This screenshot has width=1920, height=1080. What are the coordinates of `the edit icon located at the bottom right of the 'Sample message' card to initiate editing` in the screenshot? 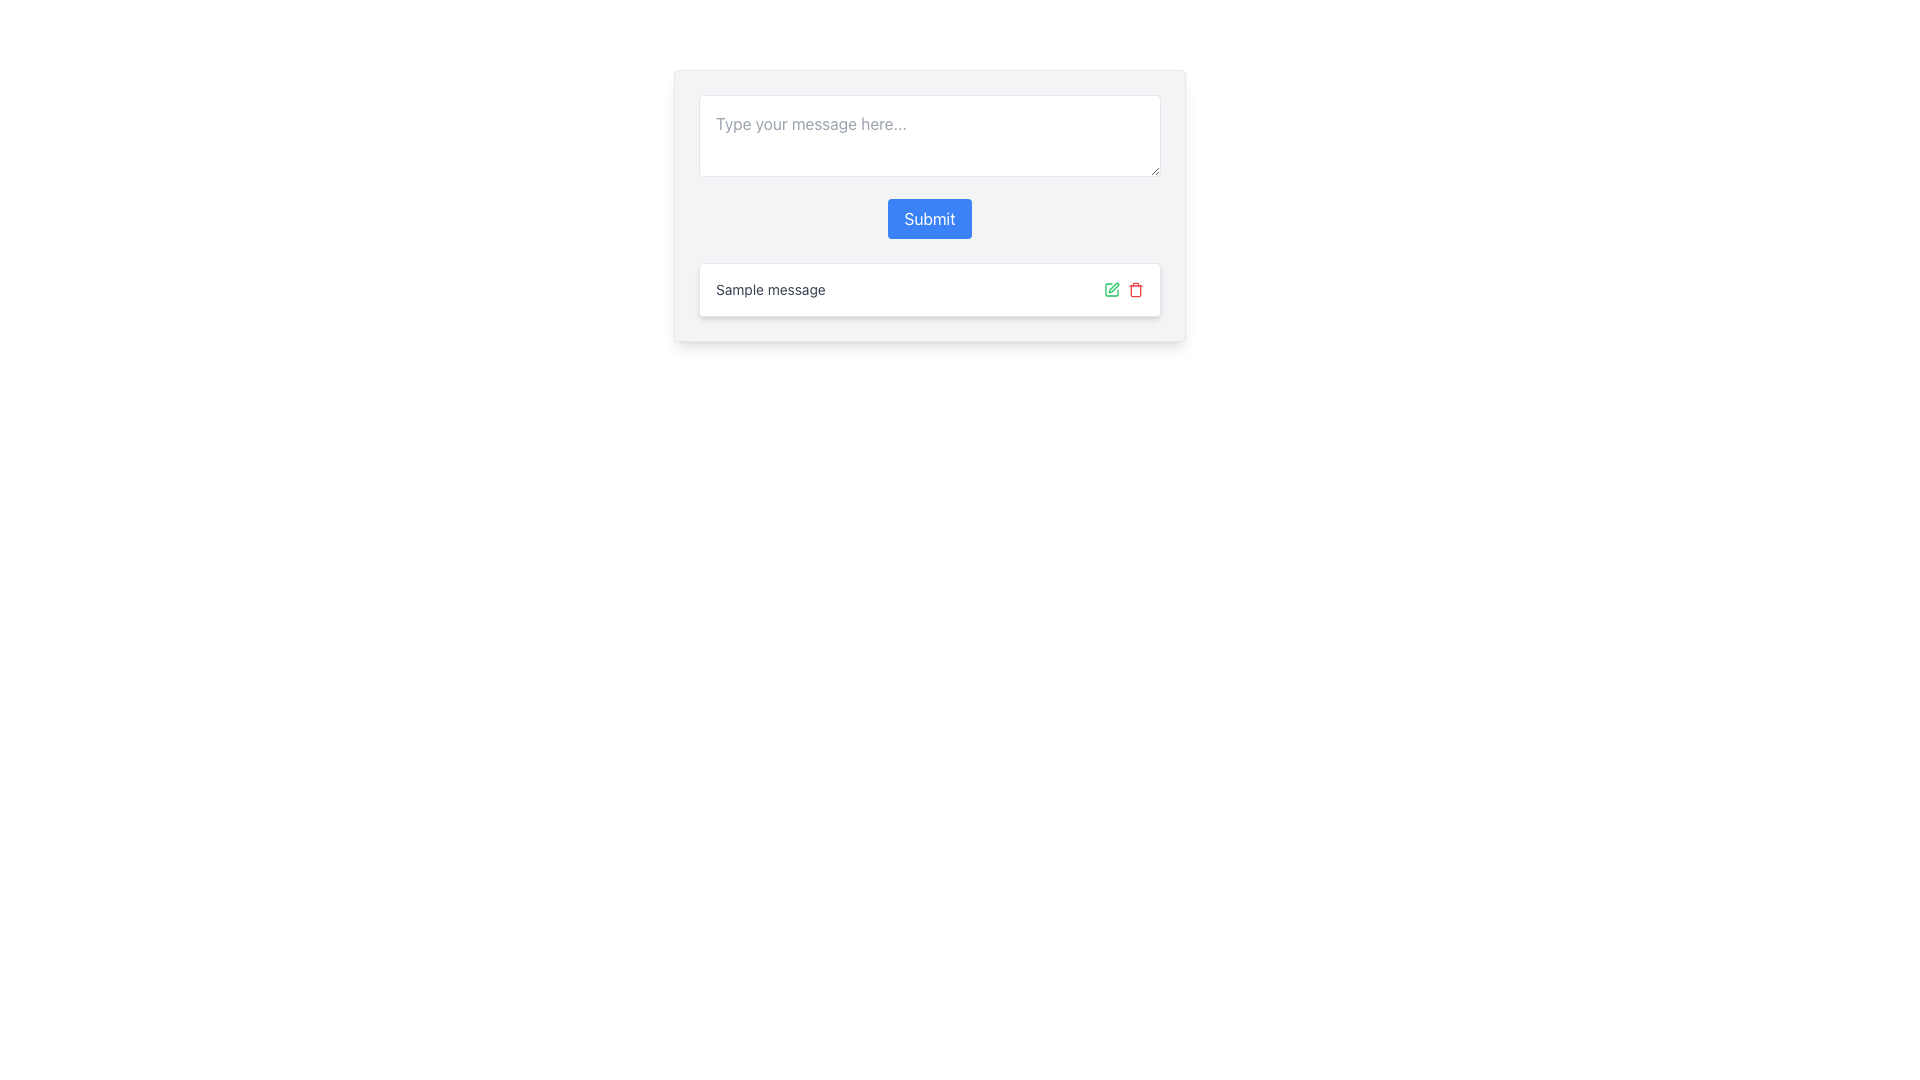 It's located at (1123, 289).